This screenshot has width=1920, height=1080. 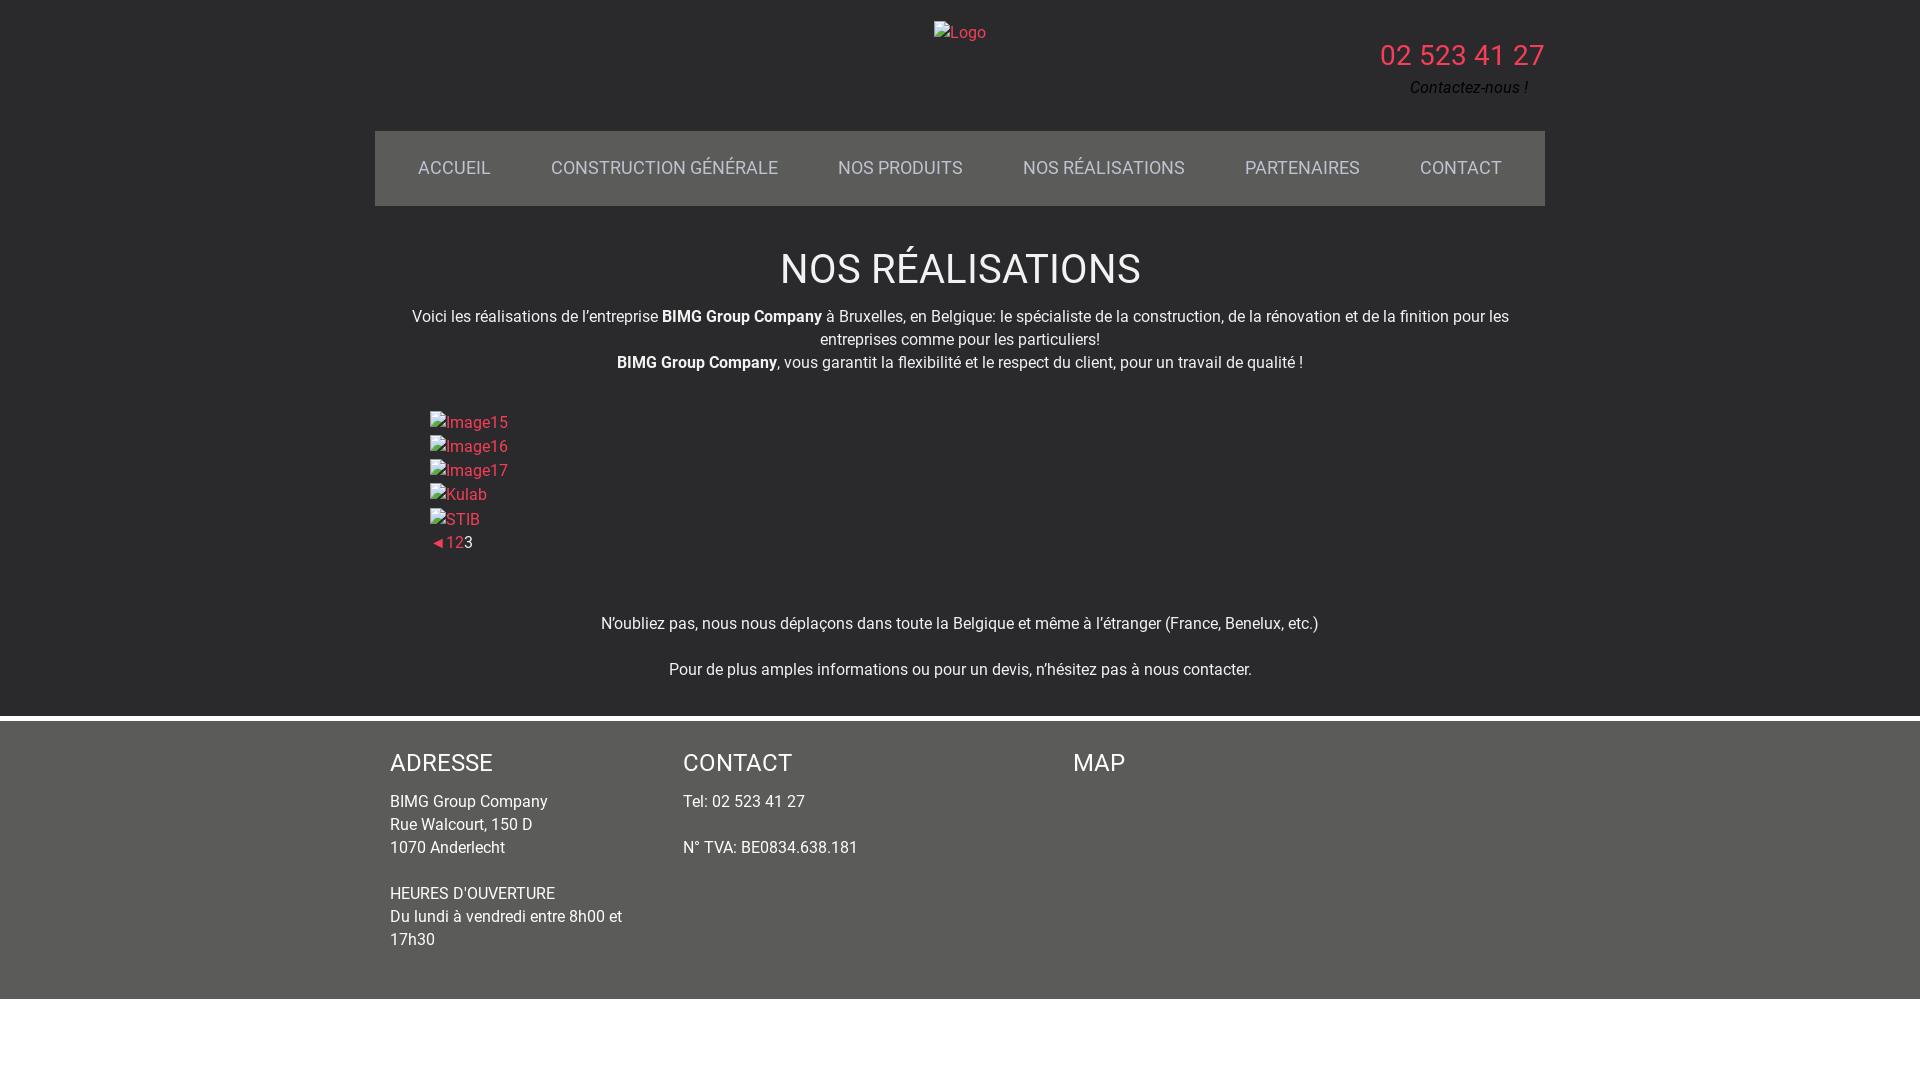 I want to click on 'ACCUEIL', so click(x=388, y=167).